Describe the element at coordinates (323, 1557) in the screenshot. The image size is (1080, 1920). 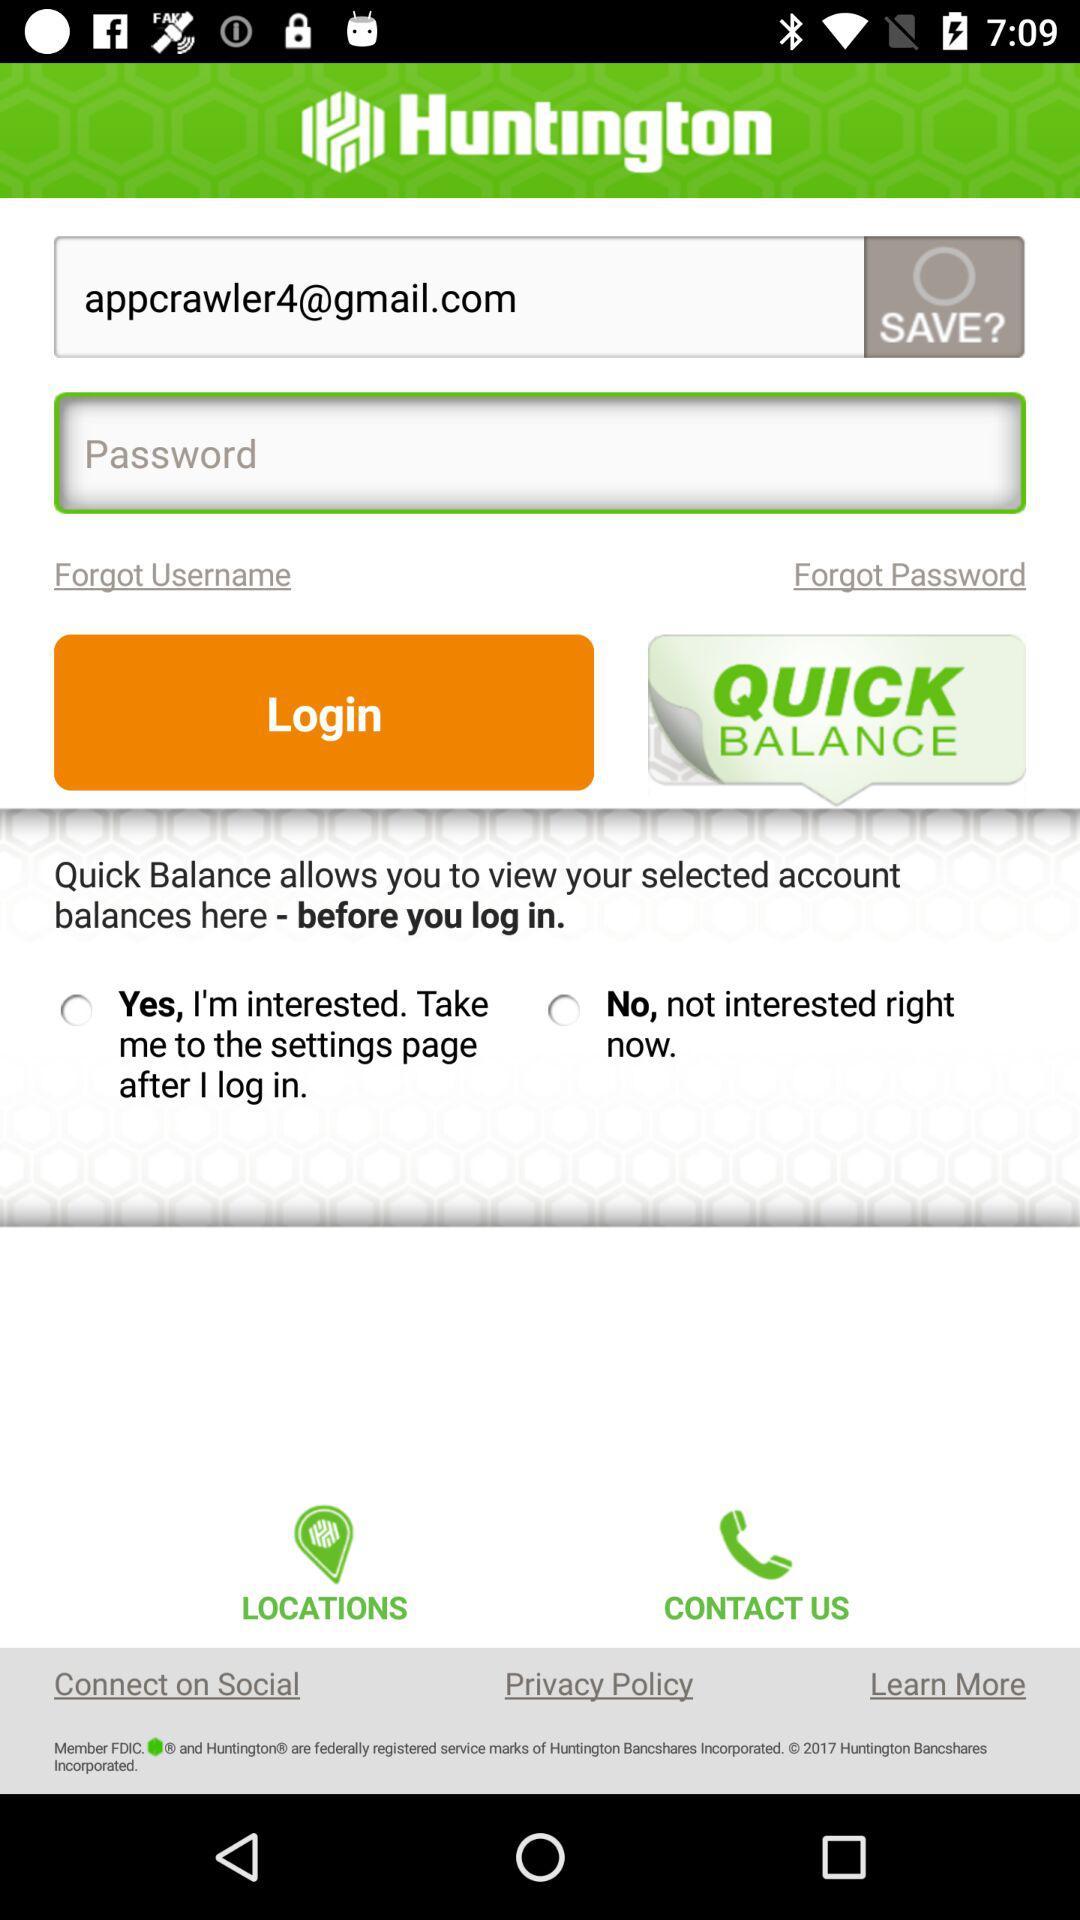
I see `locations` at that location.